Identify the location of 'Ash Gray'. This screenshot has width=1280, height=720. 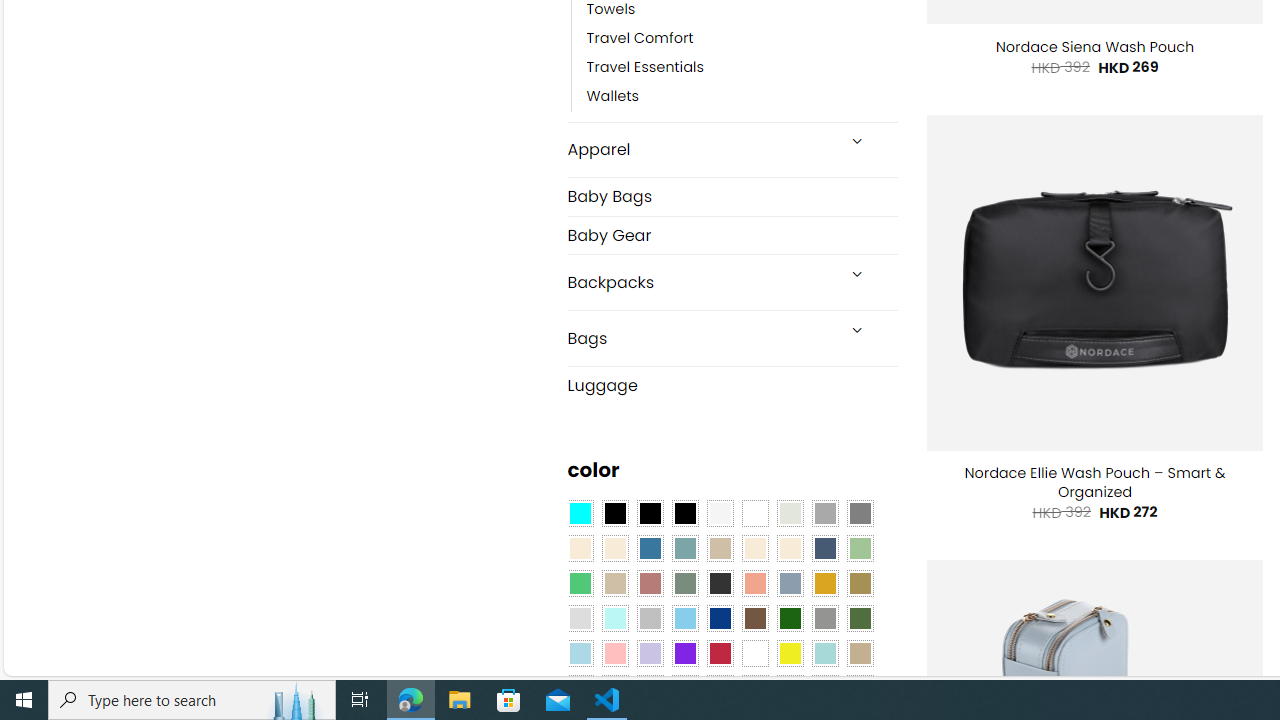
(788, 513).